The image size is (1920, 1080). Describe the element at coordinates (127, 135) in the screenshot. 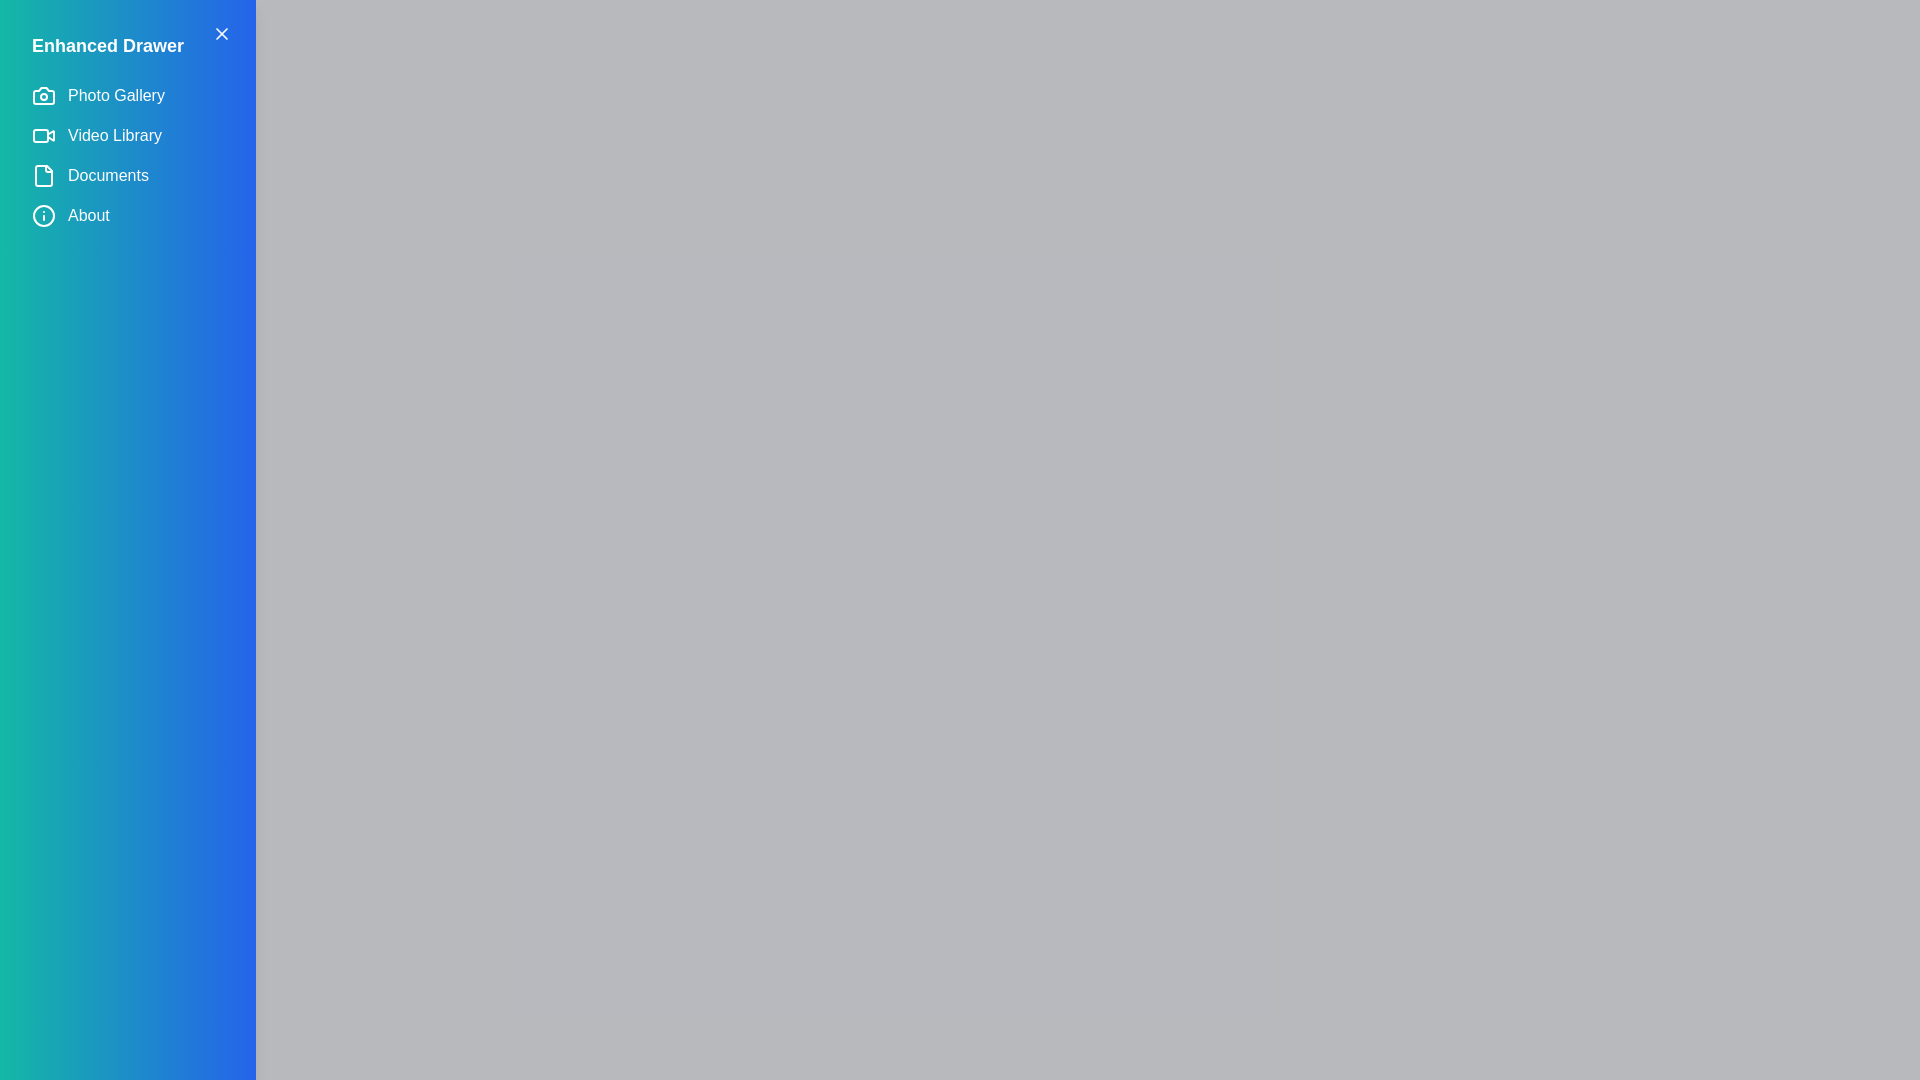

I see `the 'Video Library' menu item located in the vertical navigation drawer, which is the second entry below 'Photo Gallery' and above 'Documents'` at that location.